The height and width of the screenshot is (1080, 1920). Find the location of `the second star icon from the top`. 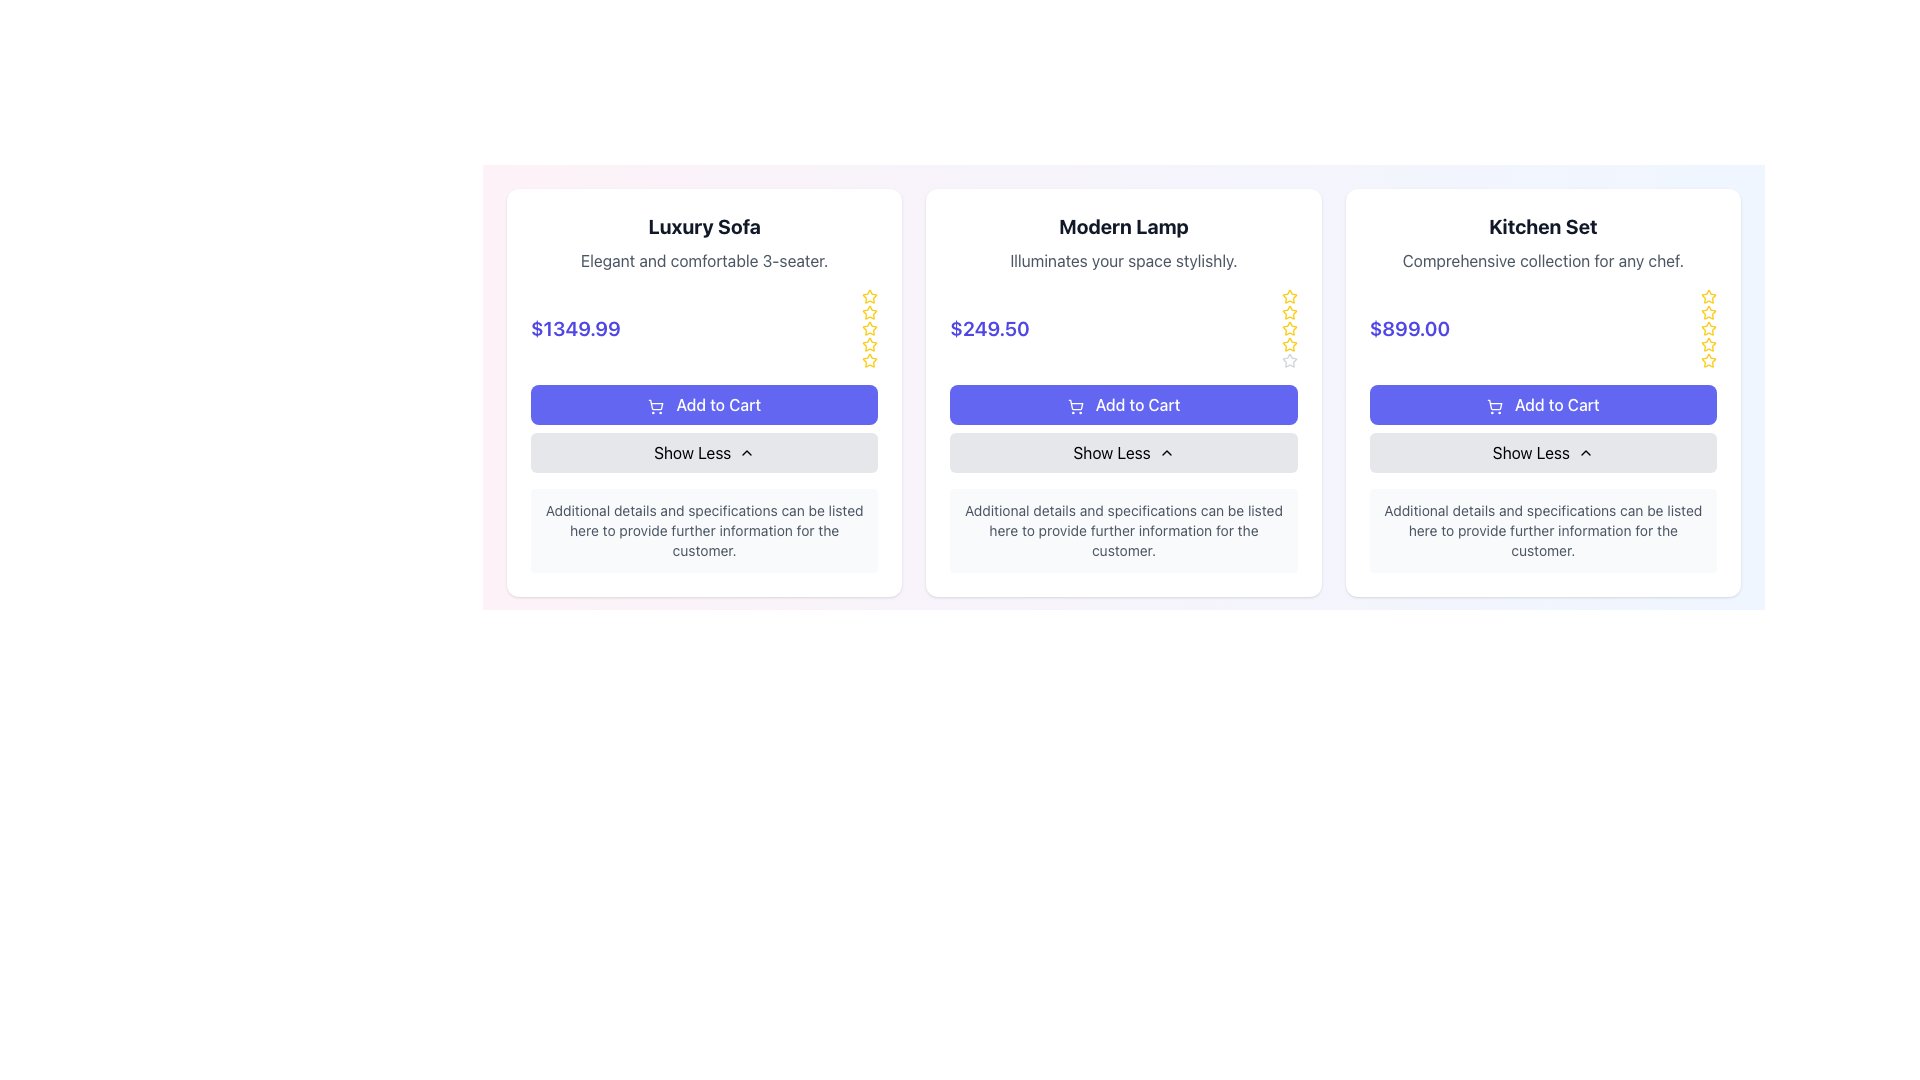

the second star icon from the top is located at coordinates (869, 342).